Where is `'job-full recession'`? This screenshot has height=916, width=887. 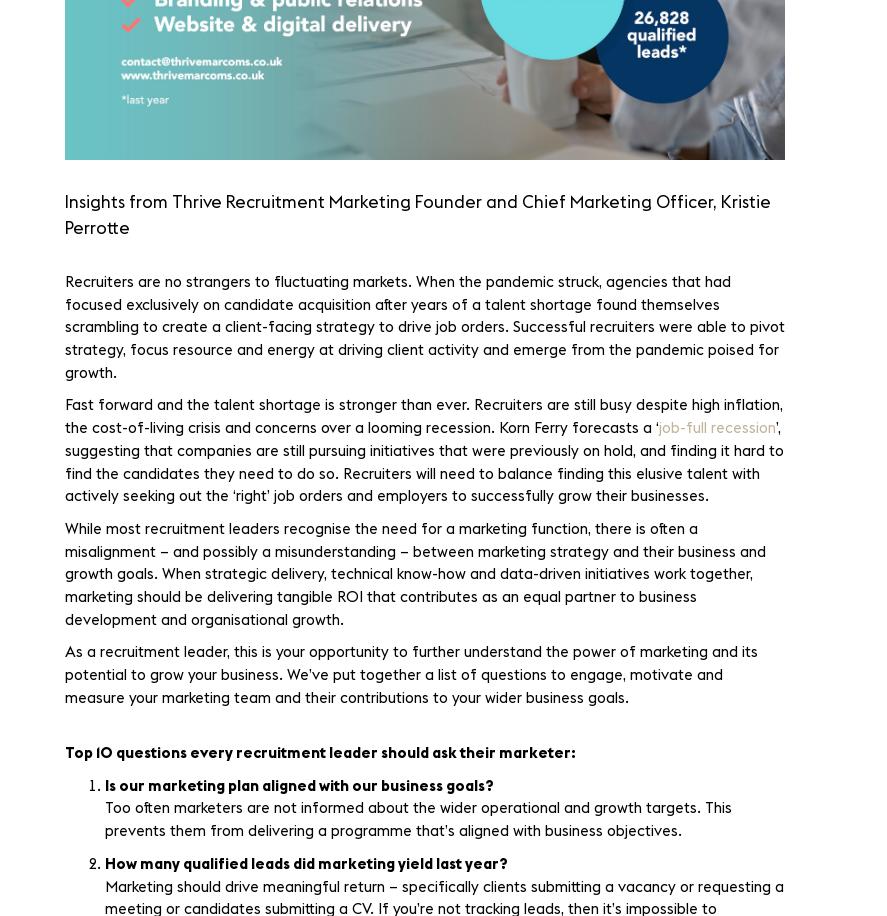 'job-full recession' is located at coordinates (717, 427).